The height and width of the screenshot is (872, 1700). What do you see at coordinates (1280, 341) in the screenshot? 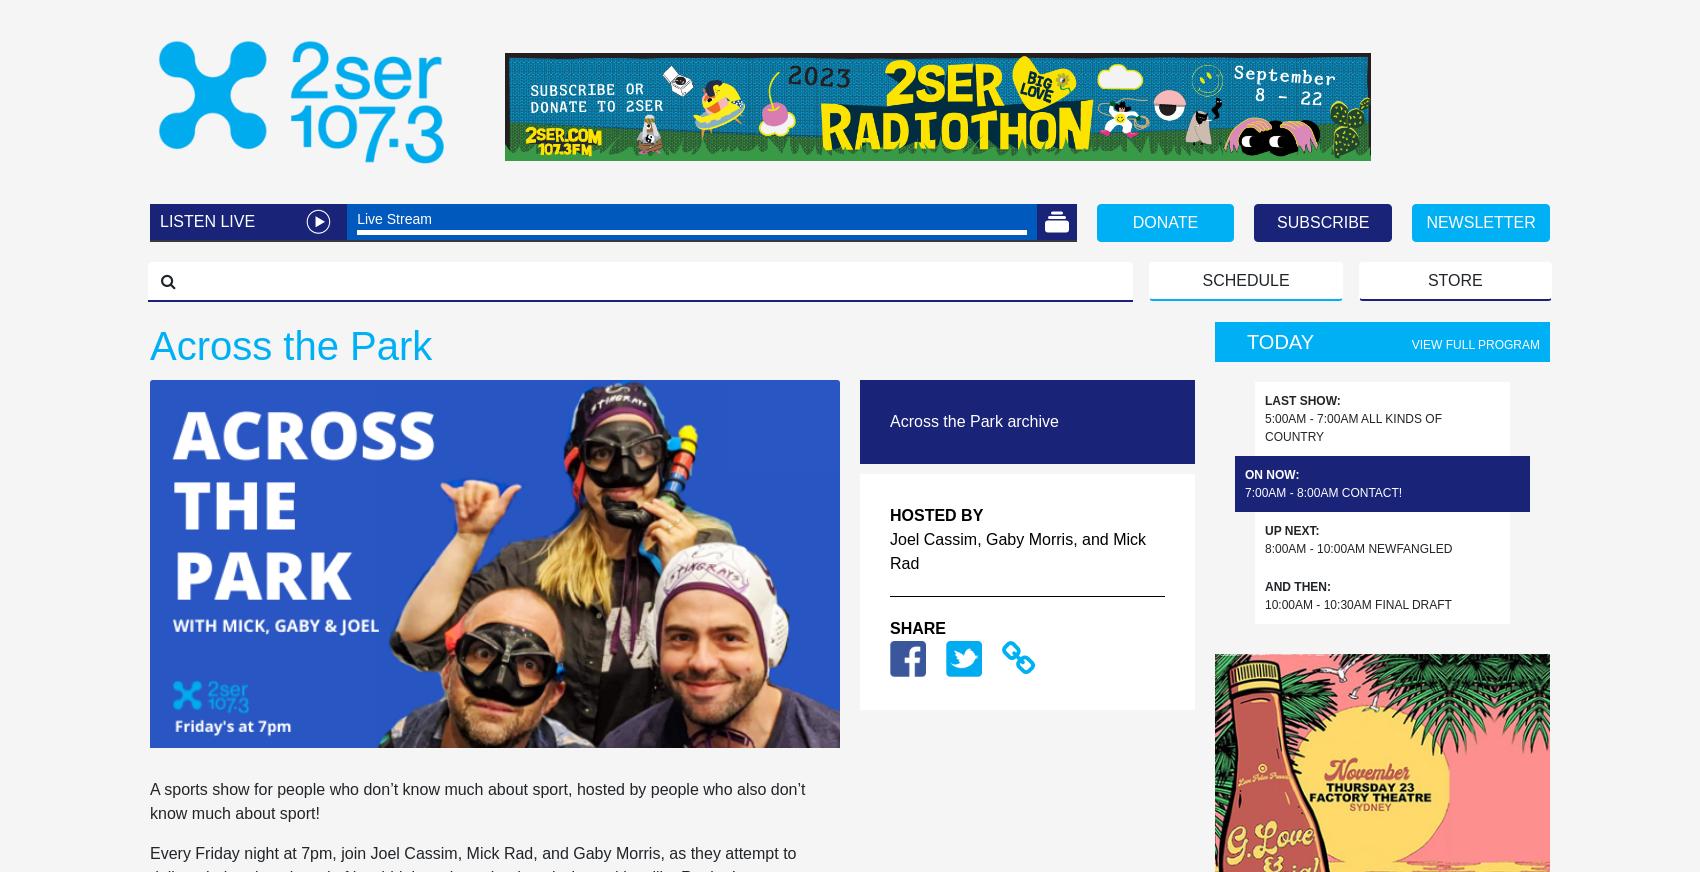
I see `'TODAY'` at bounding box center [1280, 341].